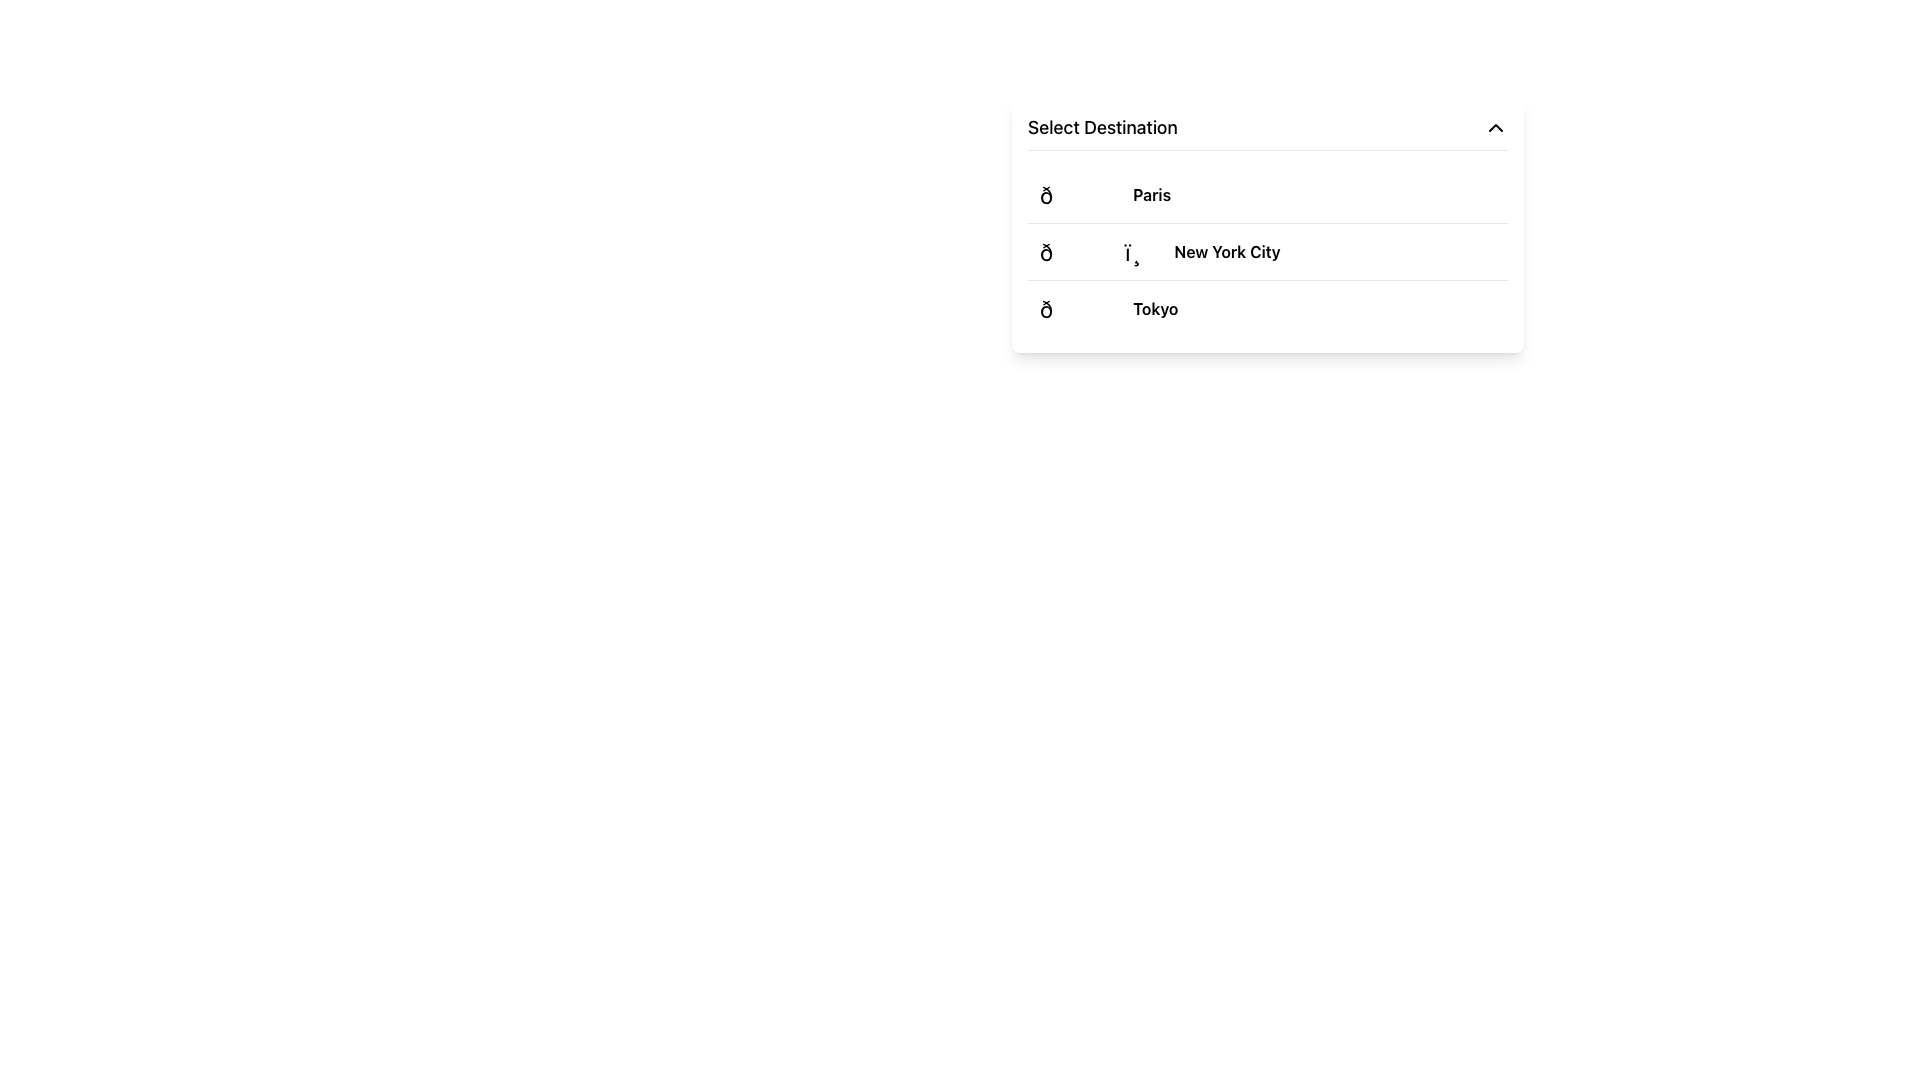 Image resolution: width=1920 pixels, height=1080 pixels. What do you see at coordinates (1102, 250) in the screenshot?
I see `the icon element styled with 'text-2xl' next to 'New York City' for information` at bounding box center [1102, 250].